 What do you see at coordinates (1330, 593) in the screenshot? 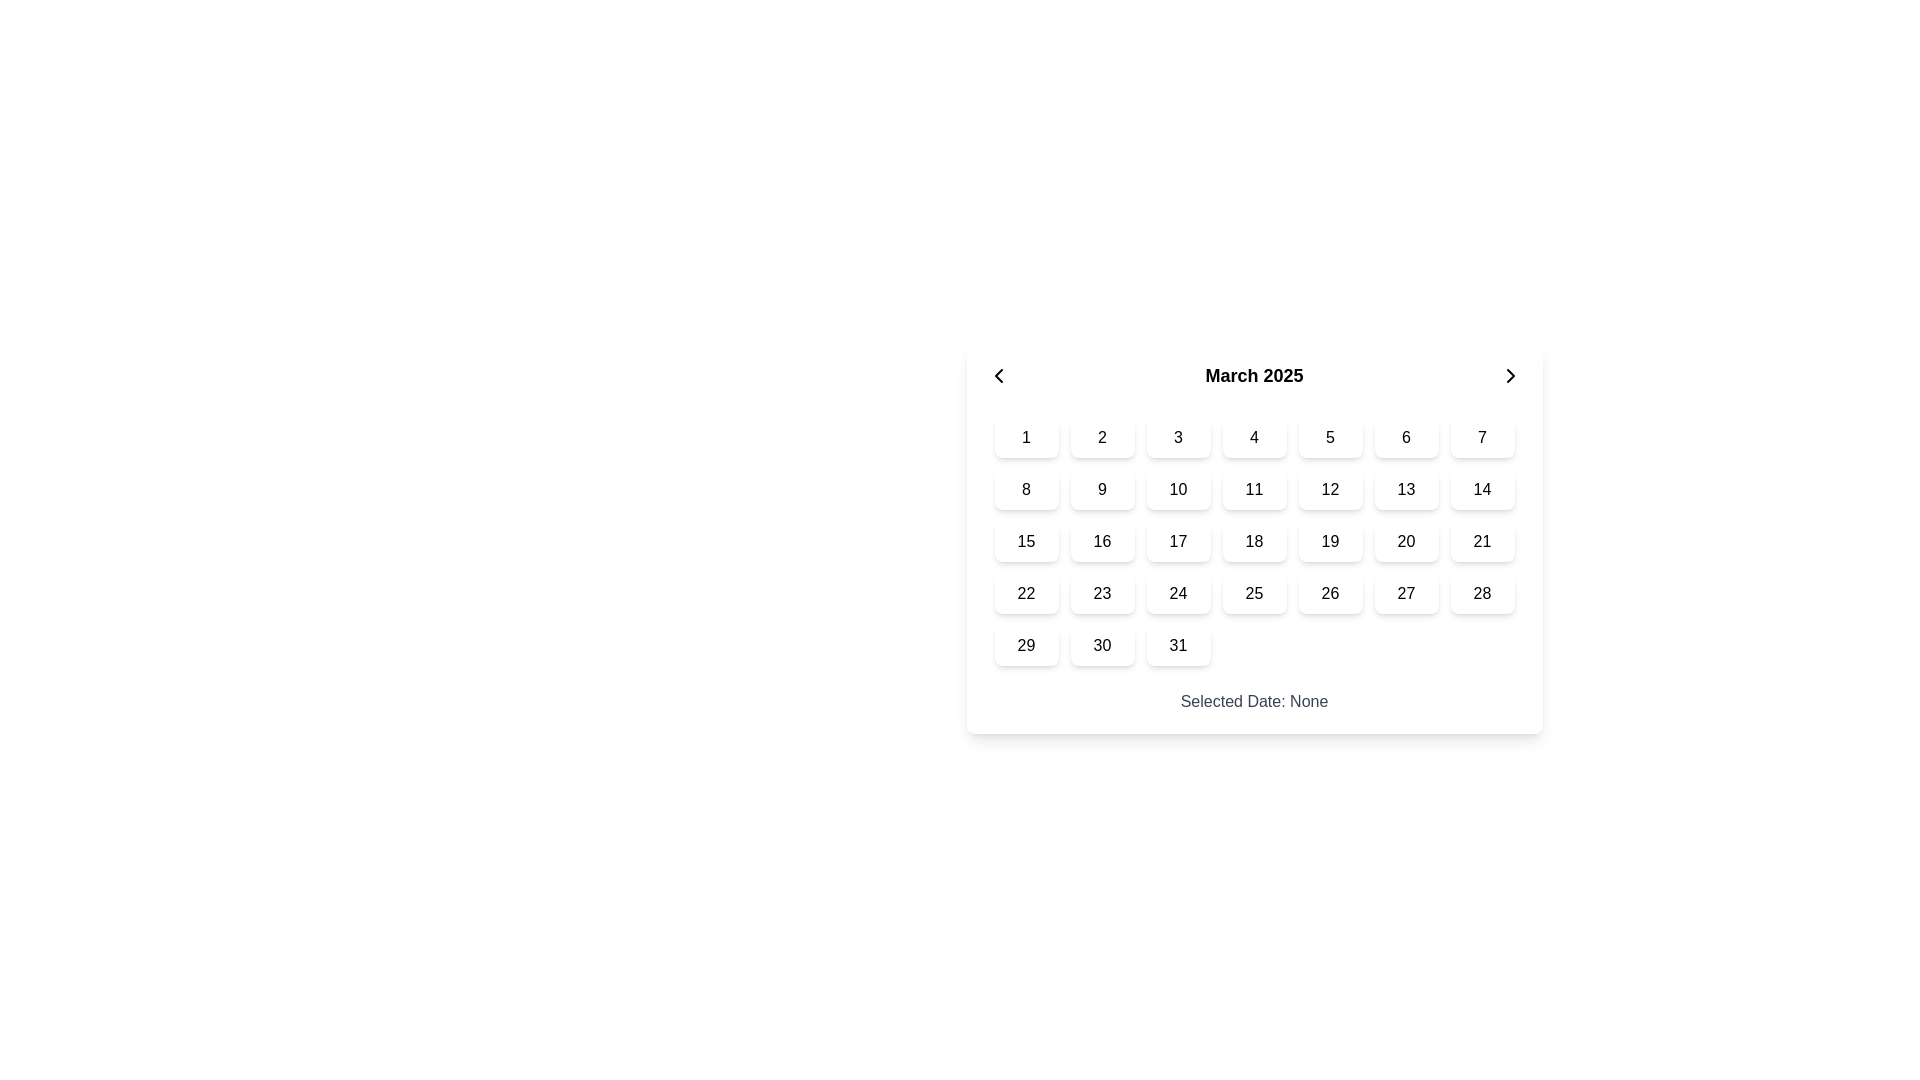
I see `the button representing the date '26' in the calendar grid for accessibility purposes` at bounding box center [1330, 593].